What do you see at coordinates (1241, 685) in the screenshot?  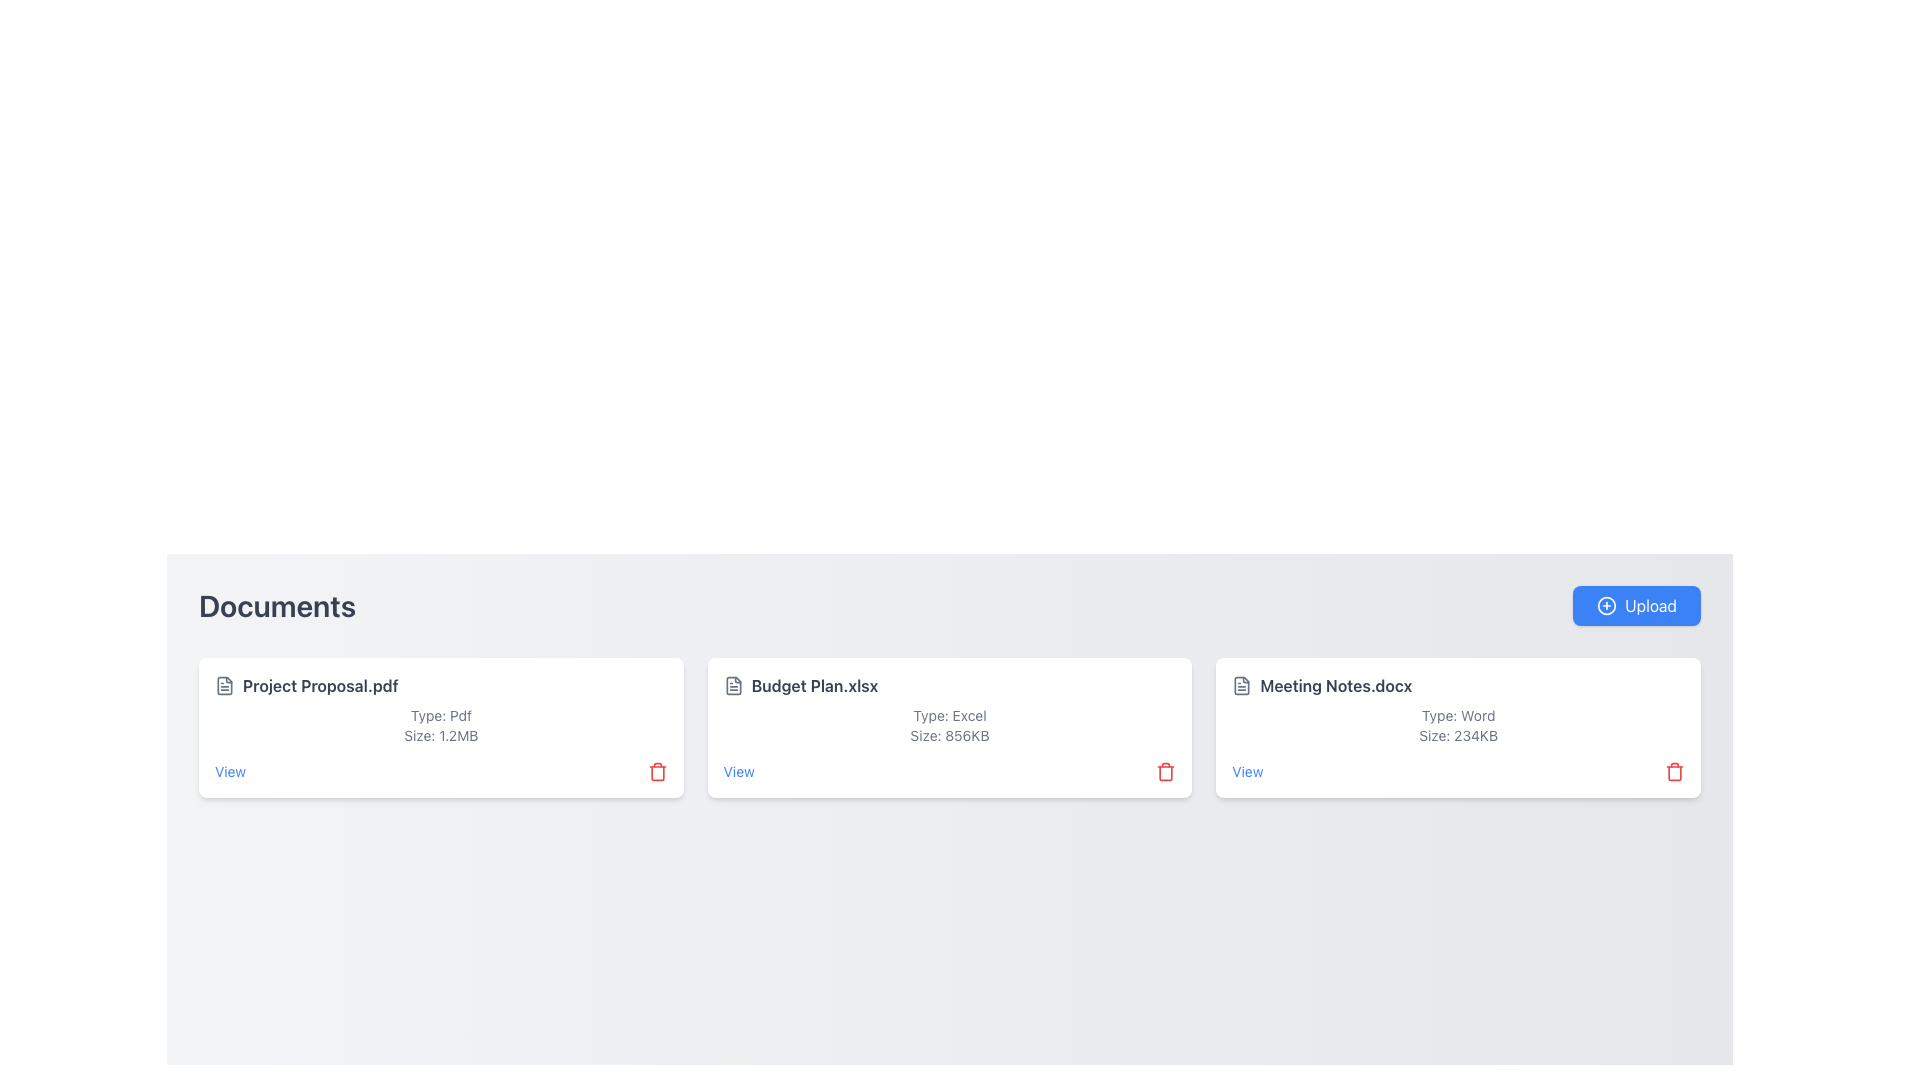 I see `the decorative file icon located at the top-left of the 'Meeting Notes.docx' card in the documents list` at bounding box center [1241, 685].